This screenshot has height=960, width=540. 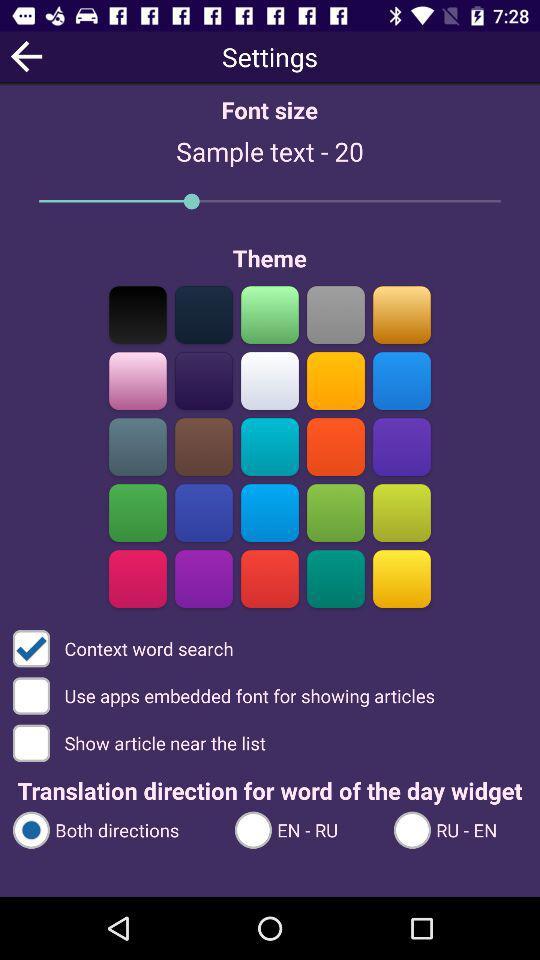 I want to click on theme color option, so click(x=401, y=446).